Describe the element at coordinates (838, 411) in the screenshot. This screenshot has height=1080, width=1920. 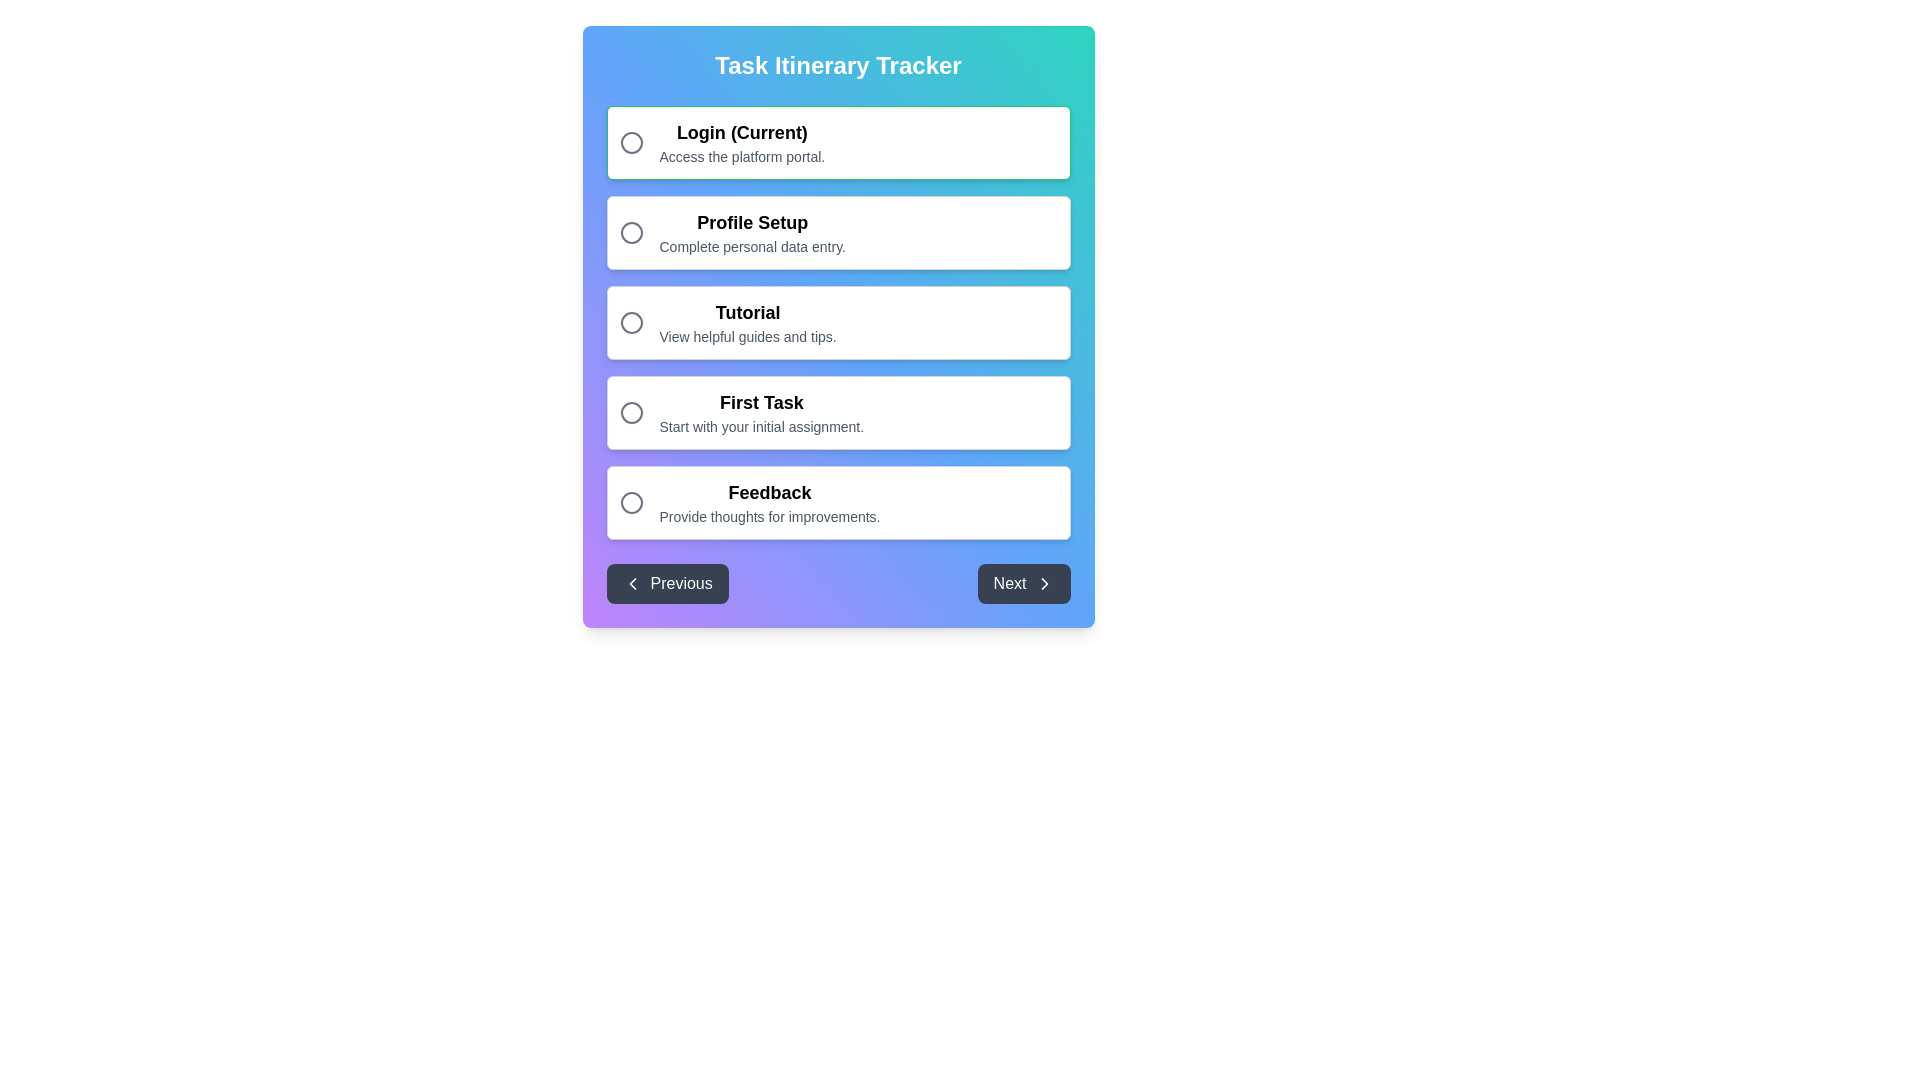
I see `the informational card with the bold text 'First Task' and the subtext 'Start with your initial assignment.', which is the fourth card in the 'Task Itinerary Tracker'` at that location.